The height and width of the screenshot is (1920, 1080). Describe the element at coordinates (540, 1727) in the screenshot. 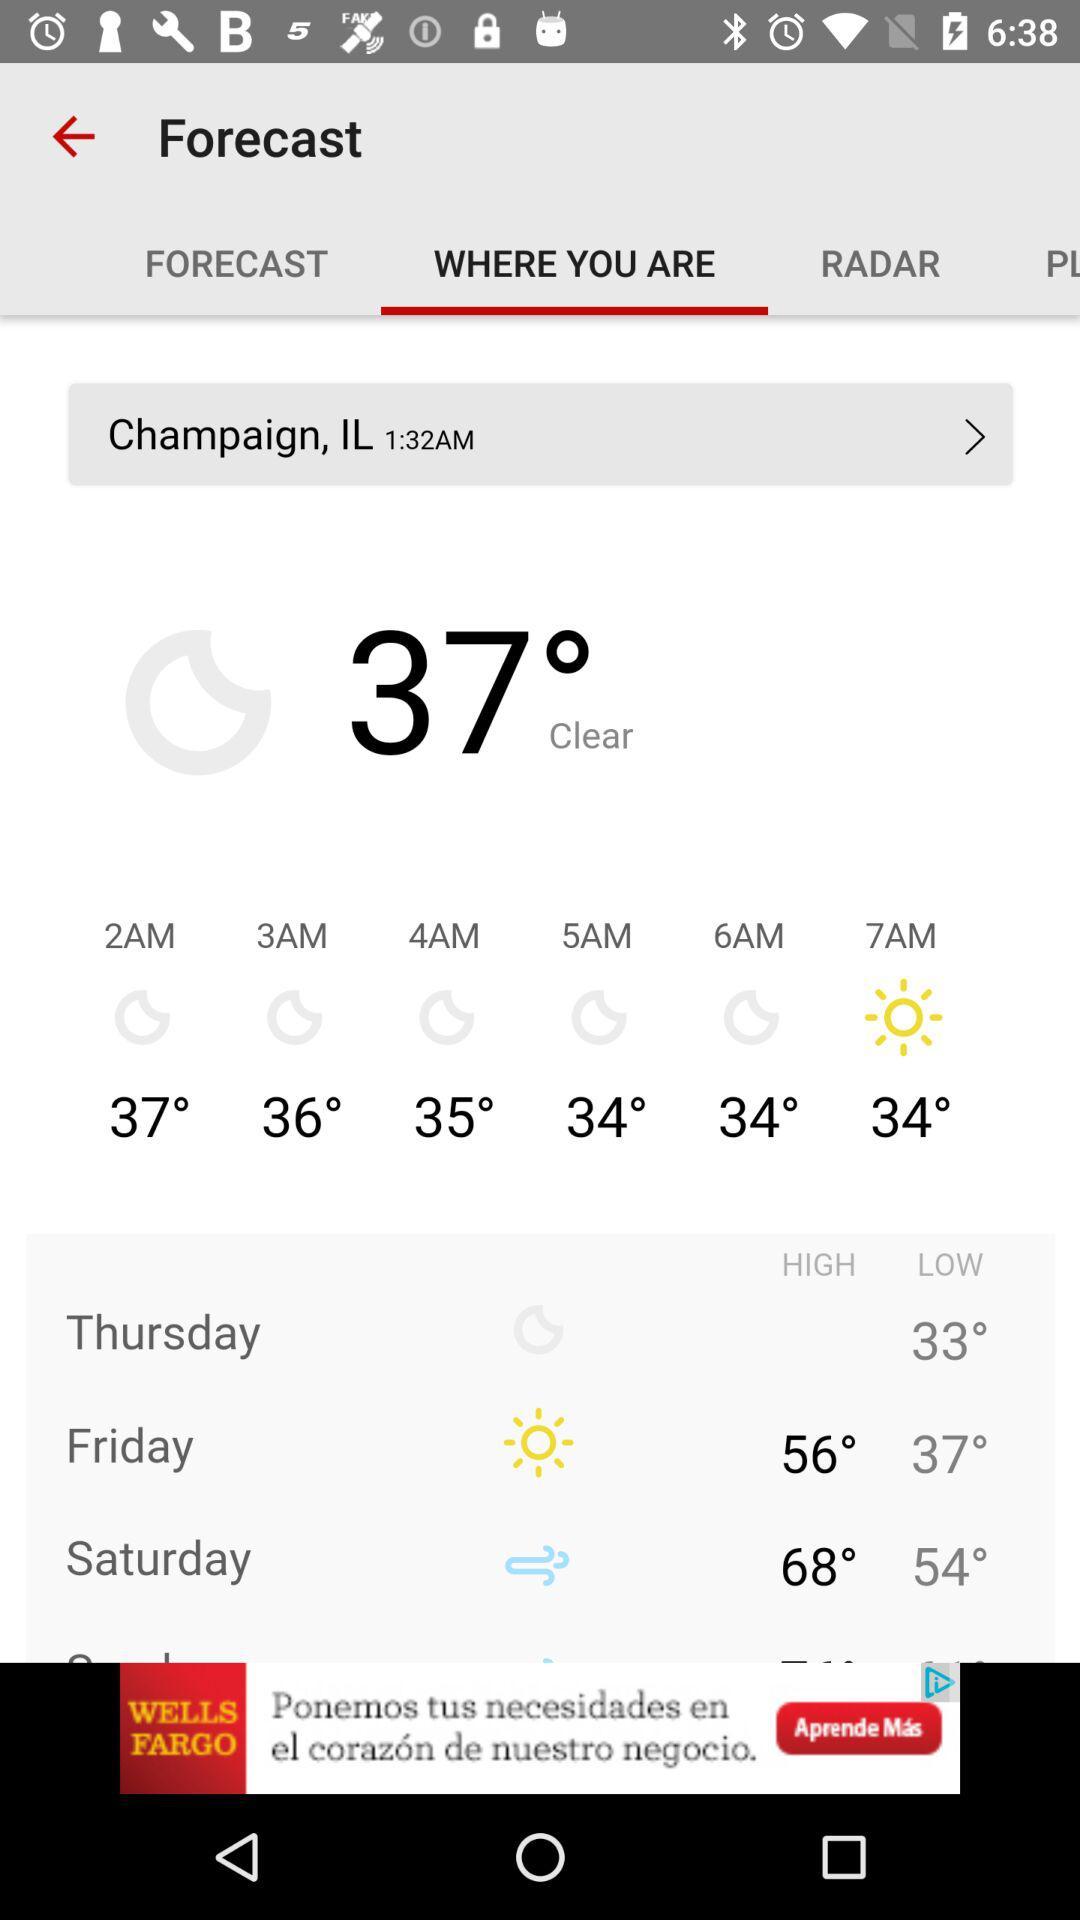

I see `advertisement page` at that location.